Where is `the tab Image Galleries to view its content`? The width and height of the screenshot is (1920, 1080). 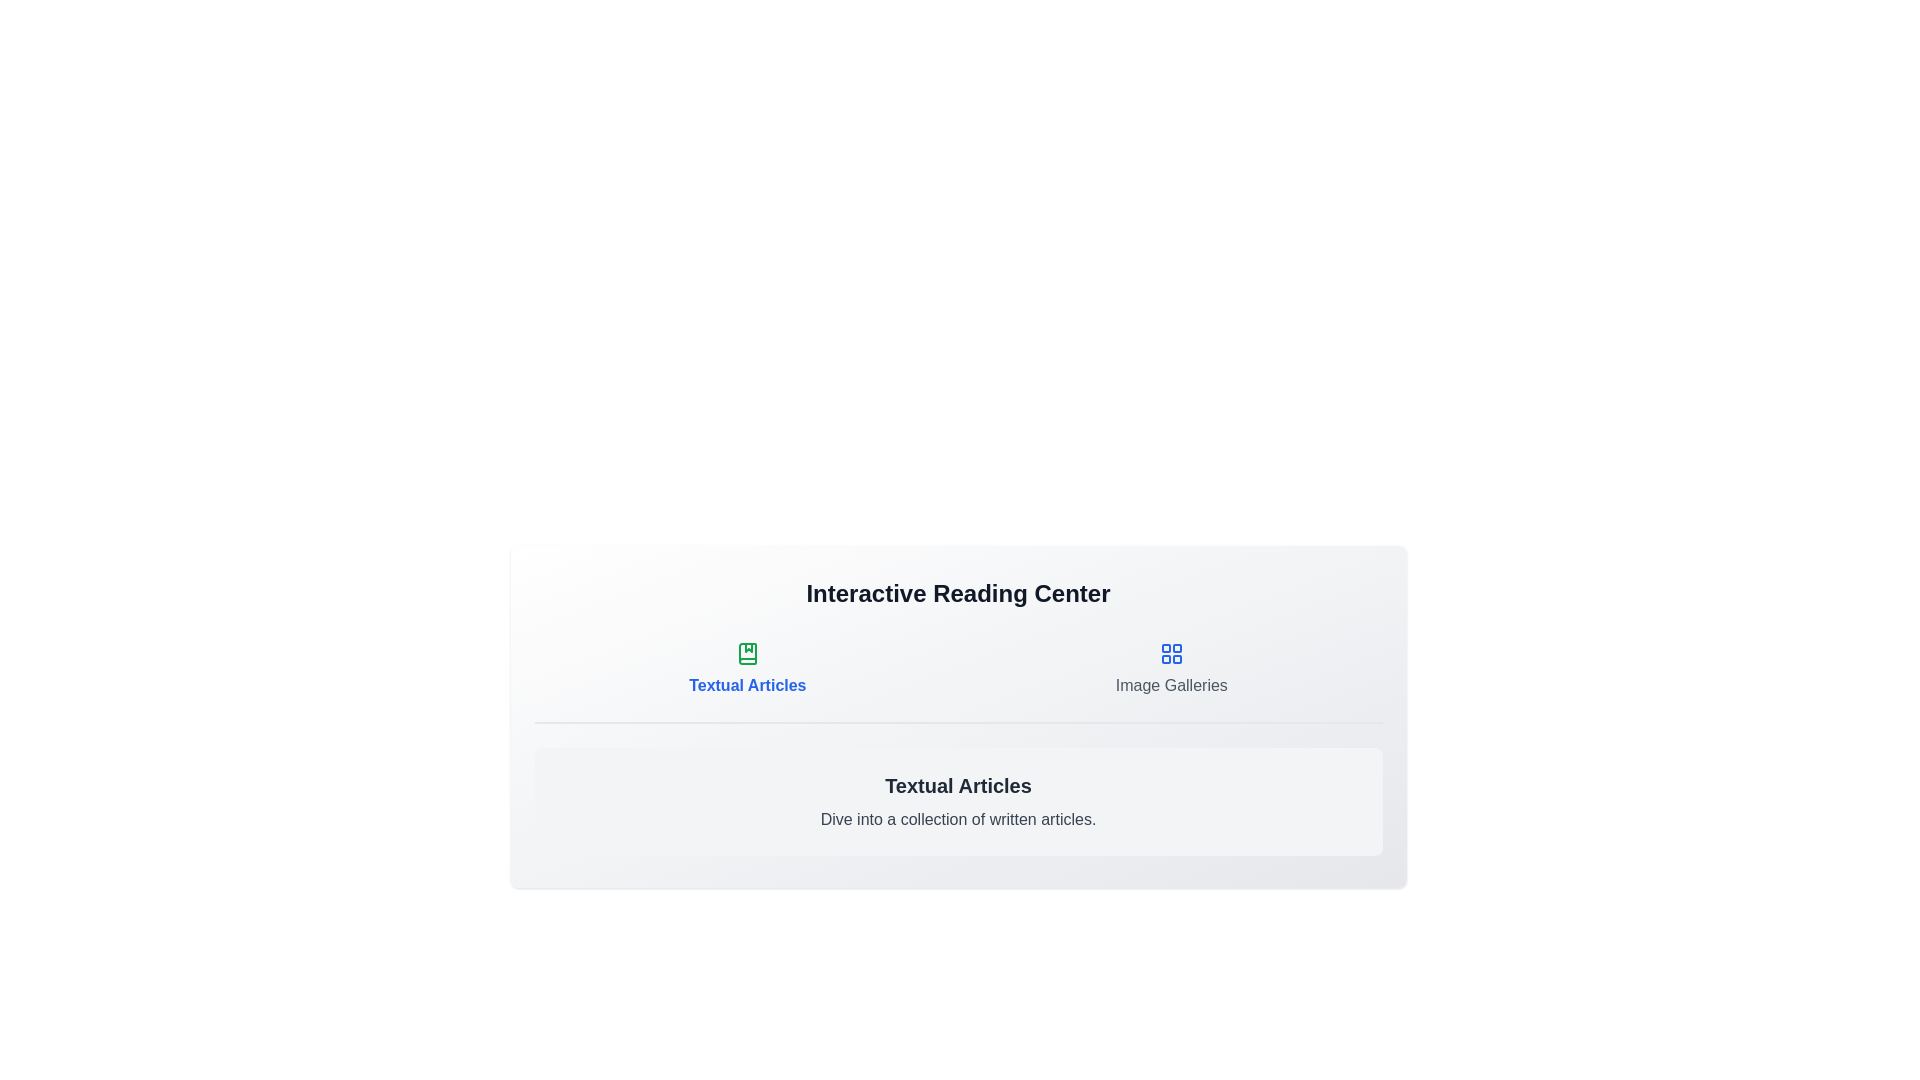
the tab Image Galleries to view its content is located at coordinates (1171, 670).